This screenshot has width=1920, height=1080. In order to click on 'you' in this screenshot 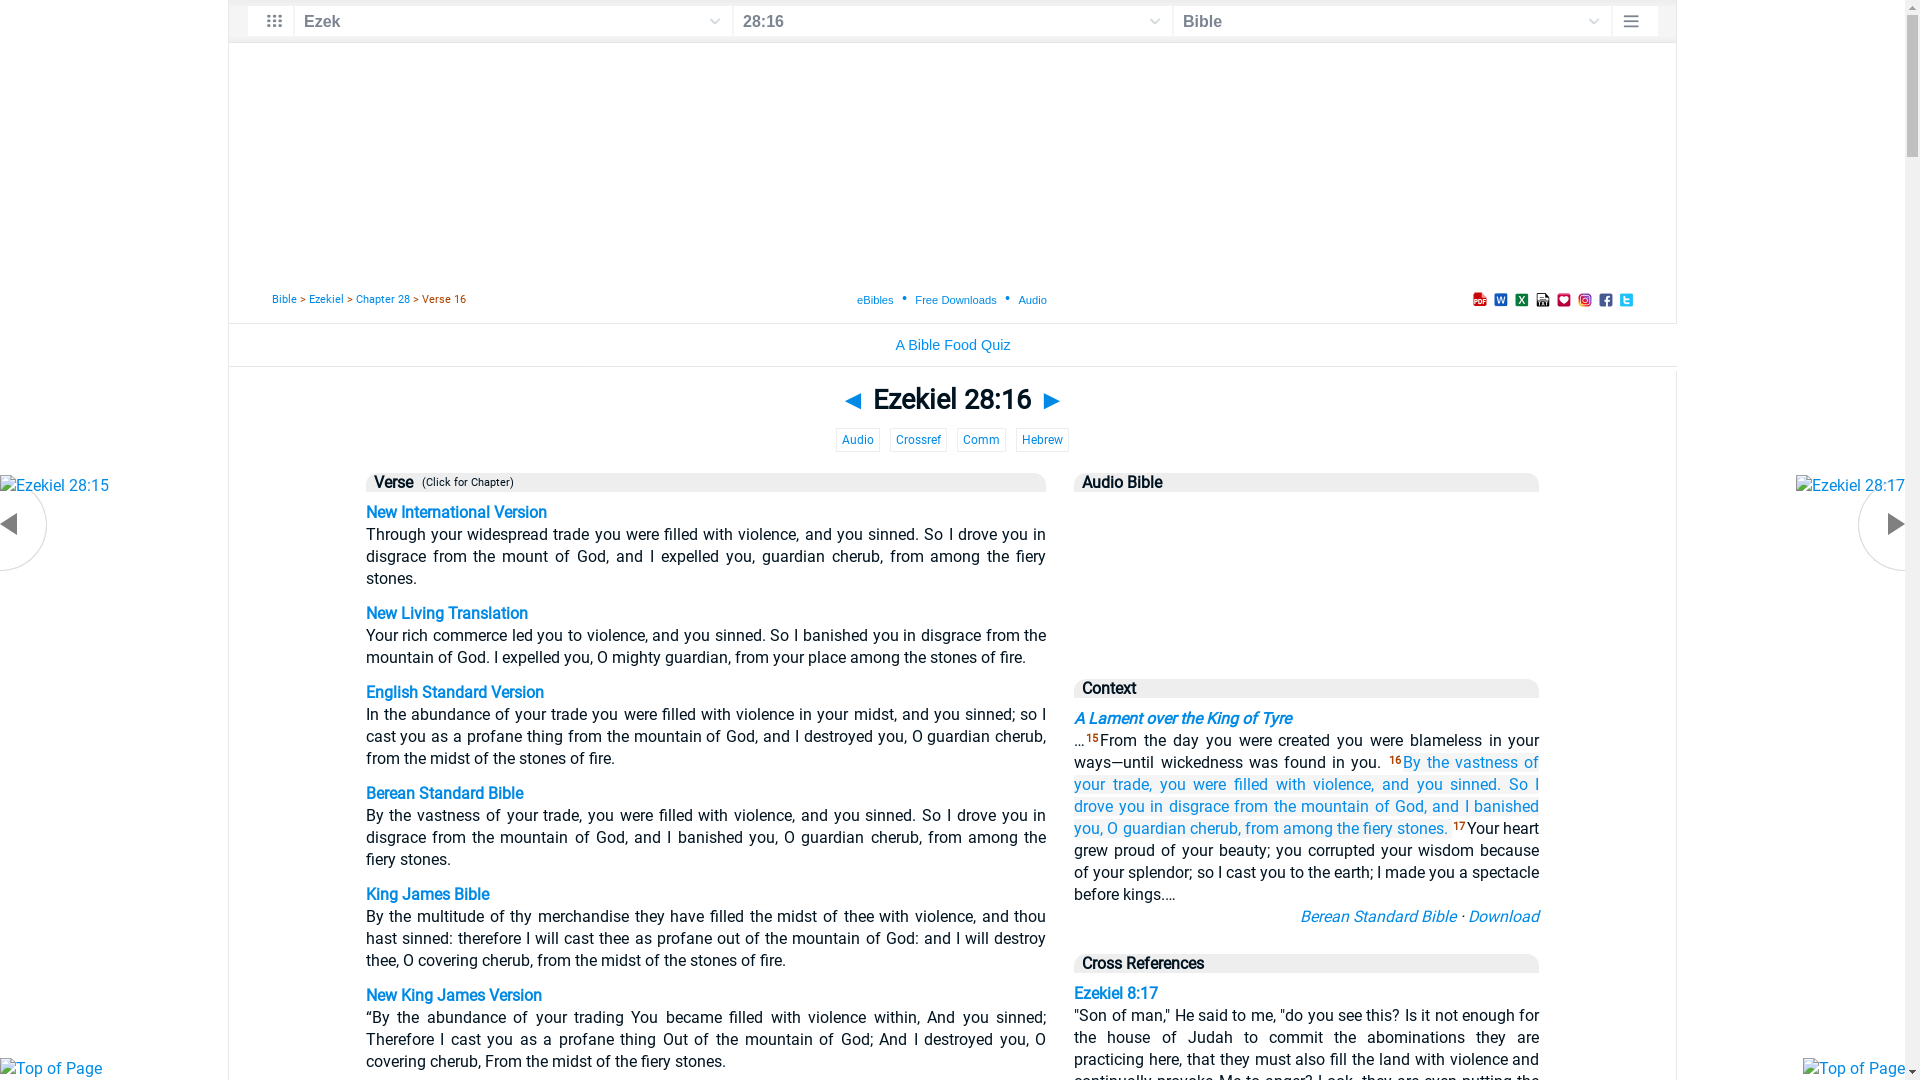, I will do `click(1172, 783)`.